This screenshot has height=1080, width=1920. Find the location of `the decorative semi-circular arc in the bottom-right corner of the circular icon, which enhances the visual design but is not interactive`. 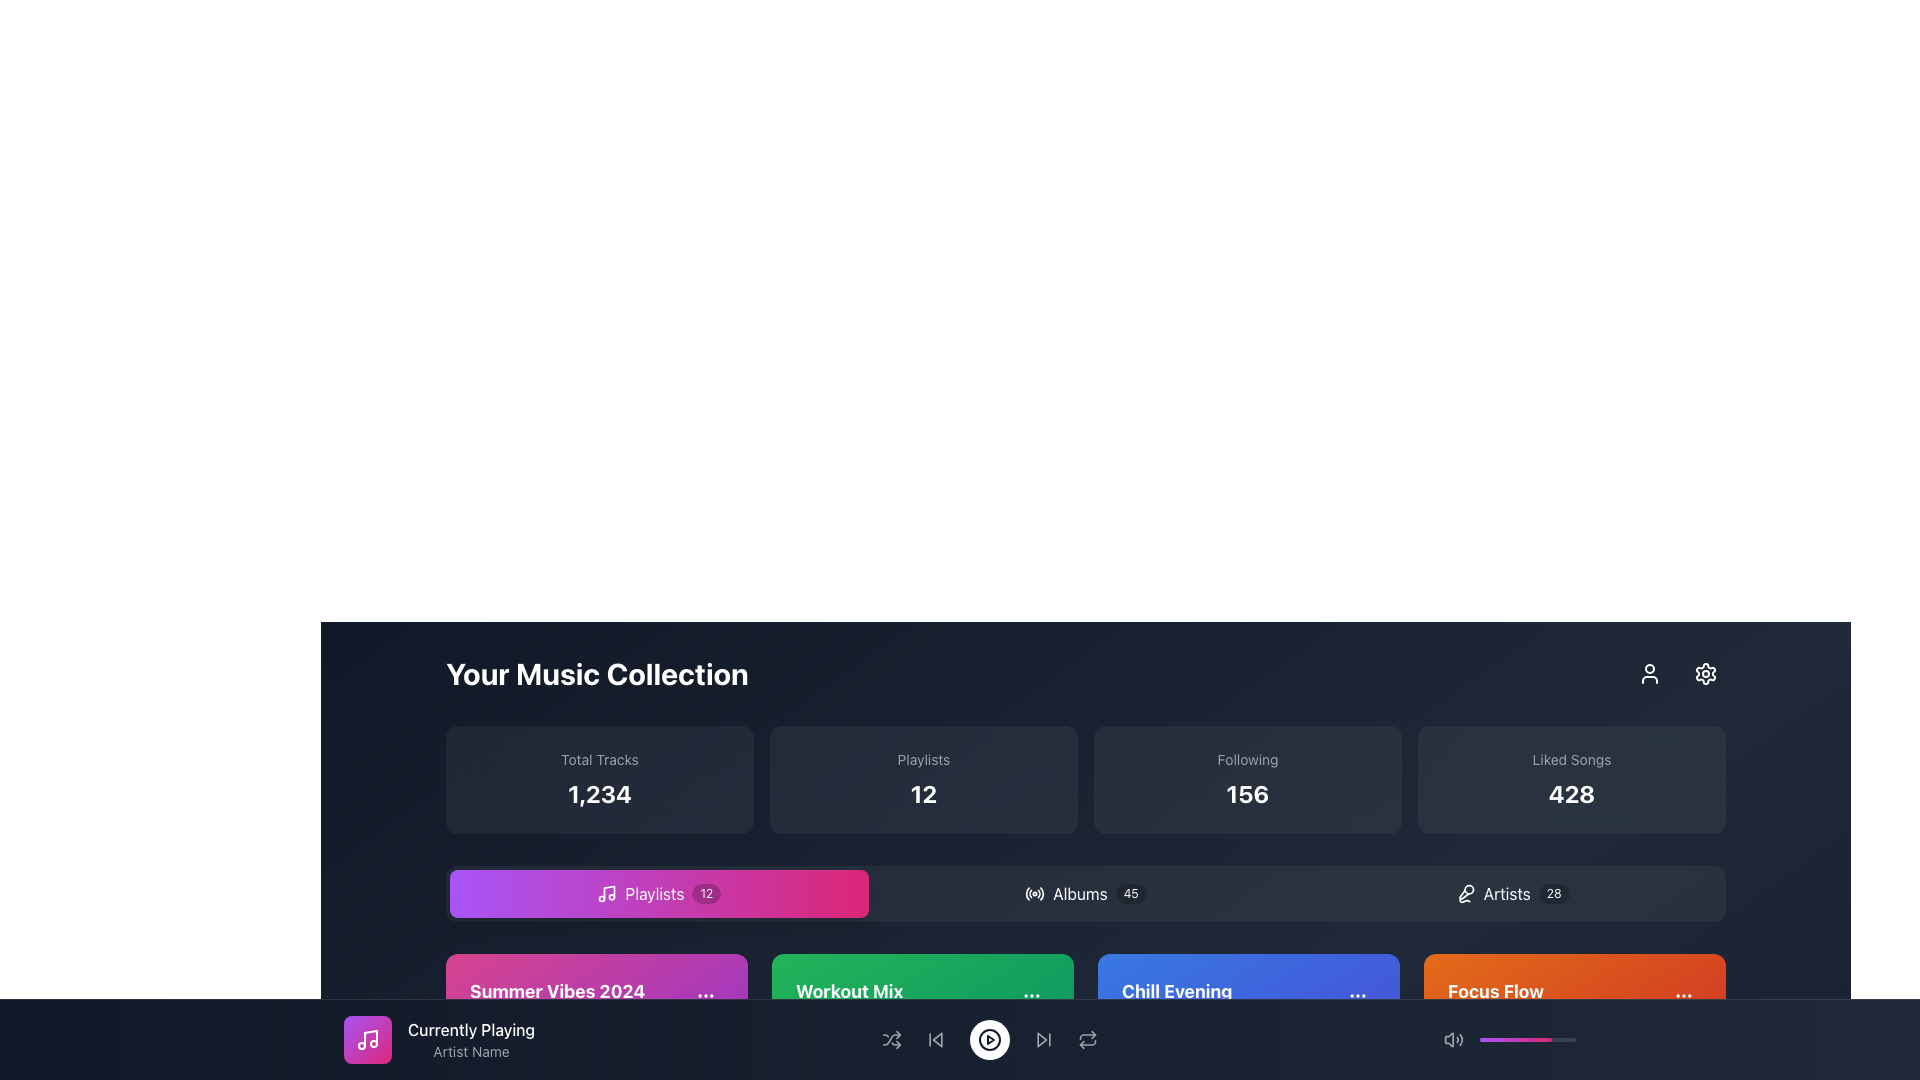

the decorative semi-circular arc in the bottom-right corner of the circular icon, which enhances the visual design but is not interactive is located at coordinates (1028, 893).